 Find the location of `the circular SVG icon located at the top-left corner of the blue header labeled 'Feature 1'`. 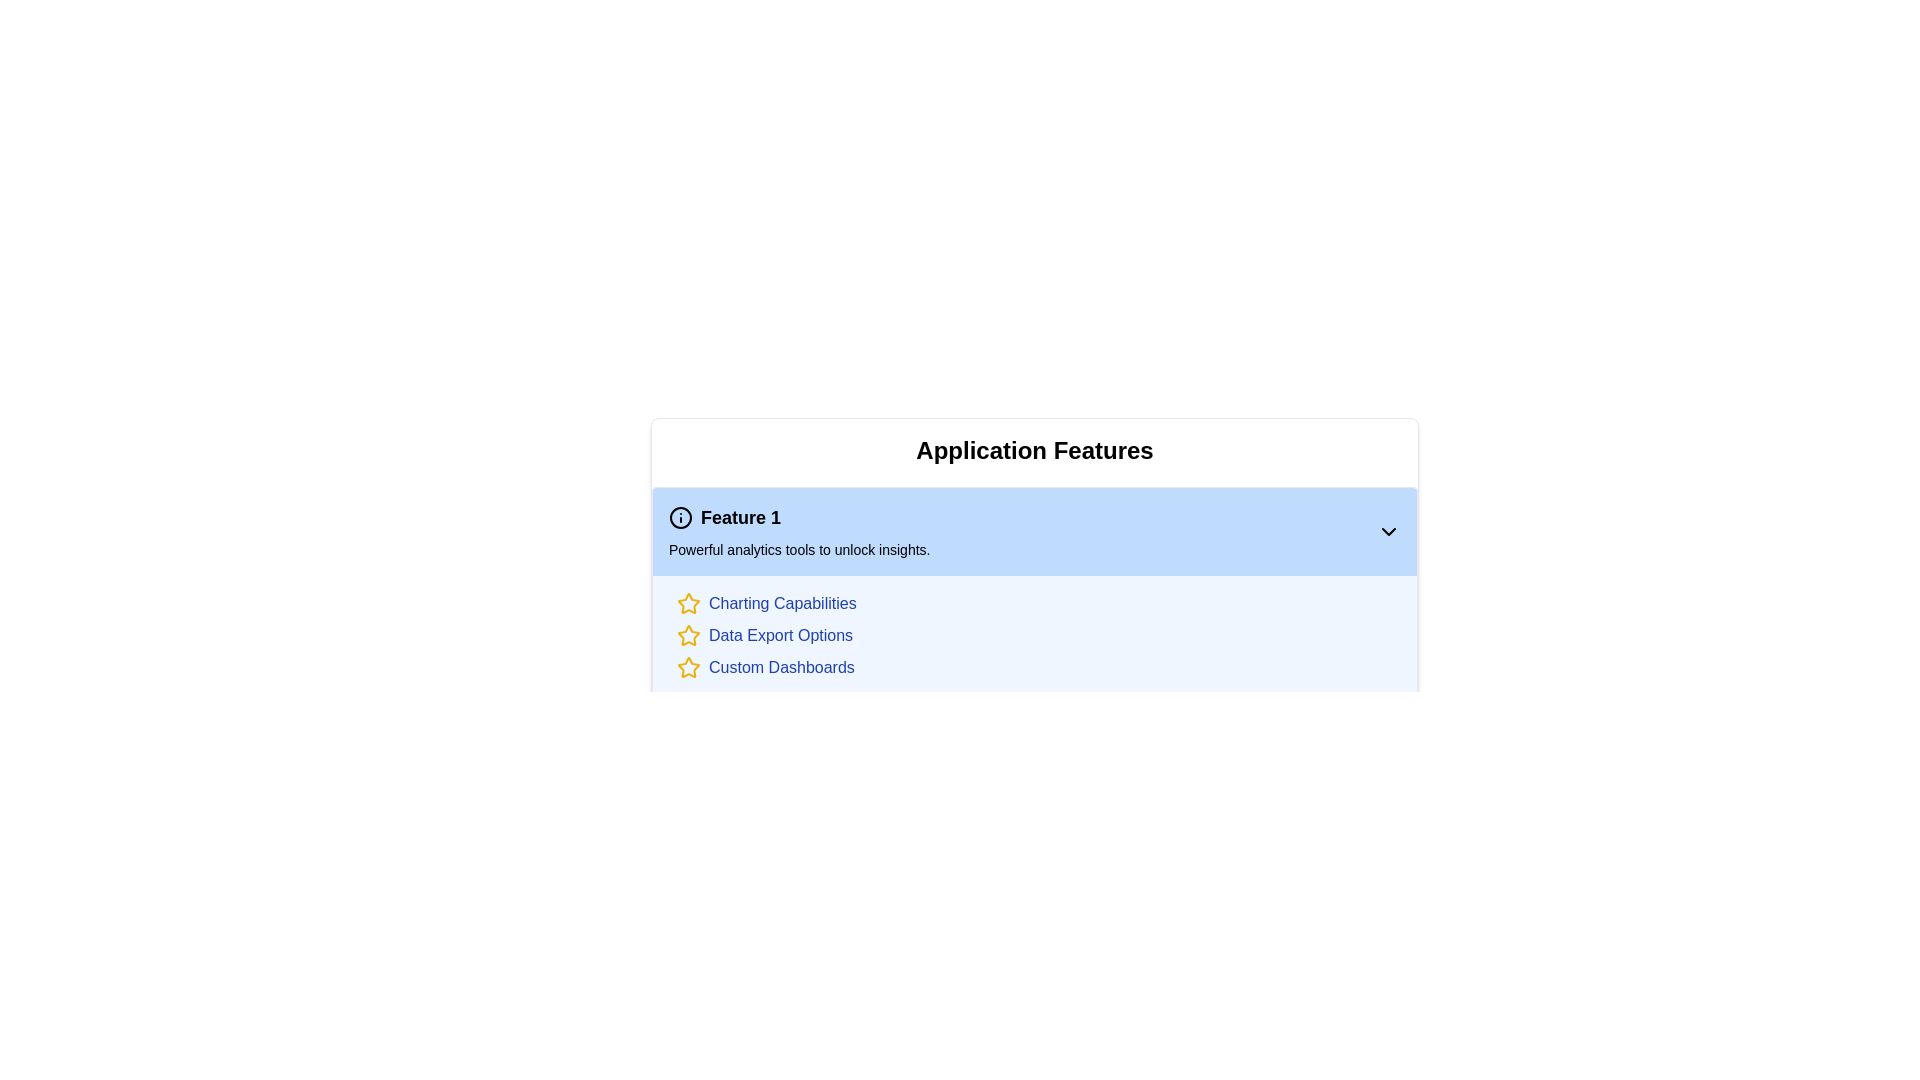

the circular SVG icon located at the top-left corner of the blue header labeled 'Feature 1' is located at coordinates (681, 516).